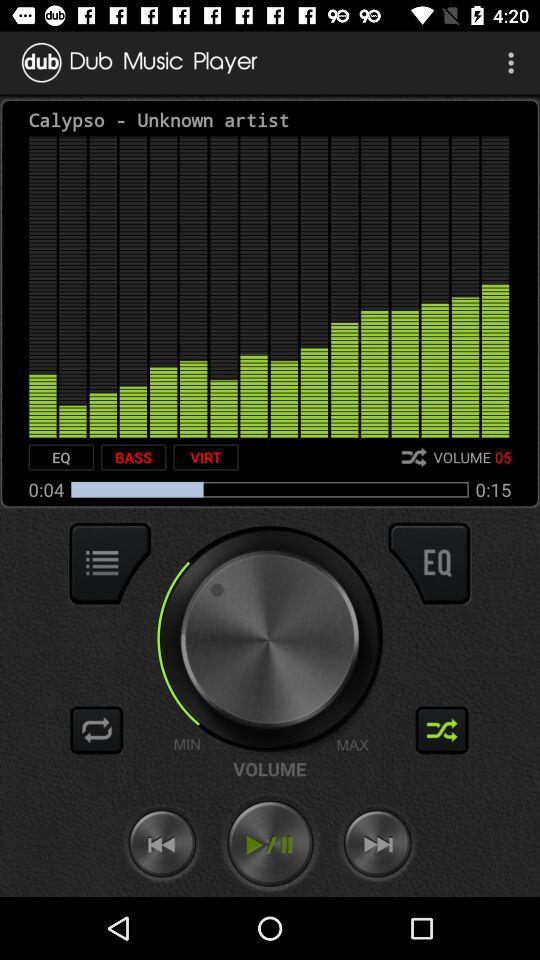 The width and height of the screenshot is (540, 960). Describe the element at coordinates (133, 457) in the screenshot. I see `the icon next to the   eq   item` at that location.